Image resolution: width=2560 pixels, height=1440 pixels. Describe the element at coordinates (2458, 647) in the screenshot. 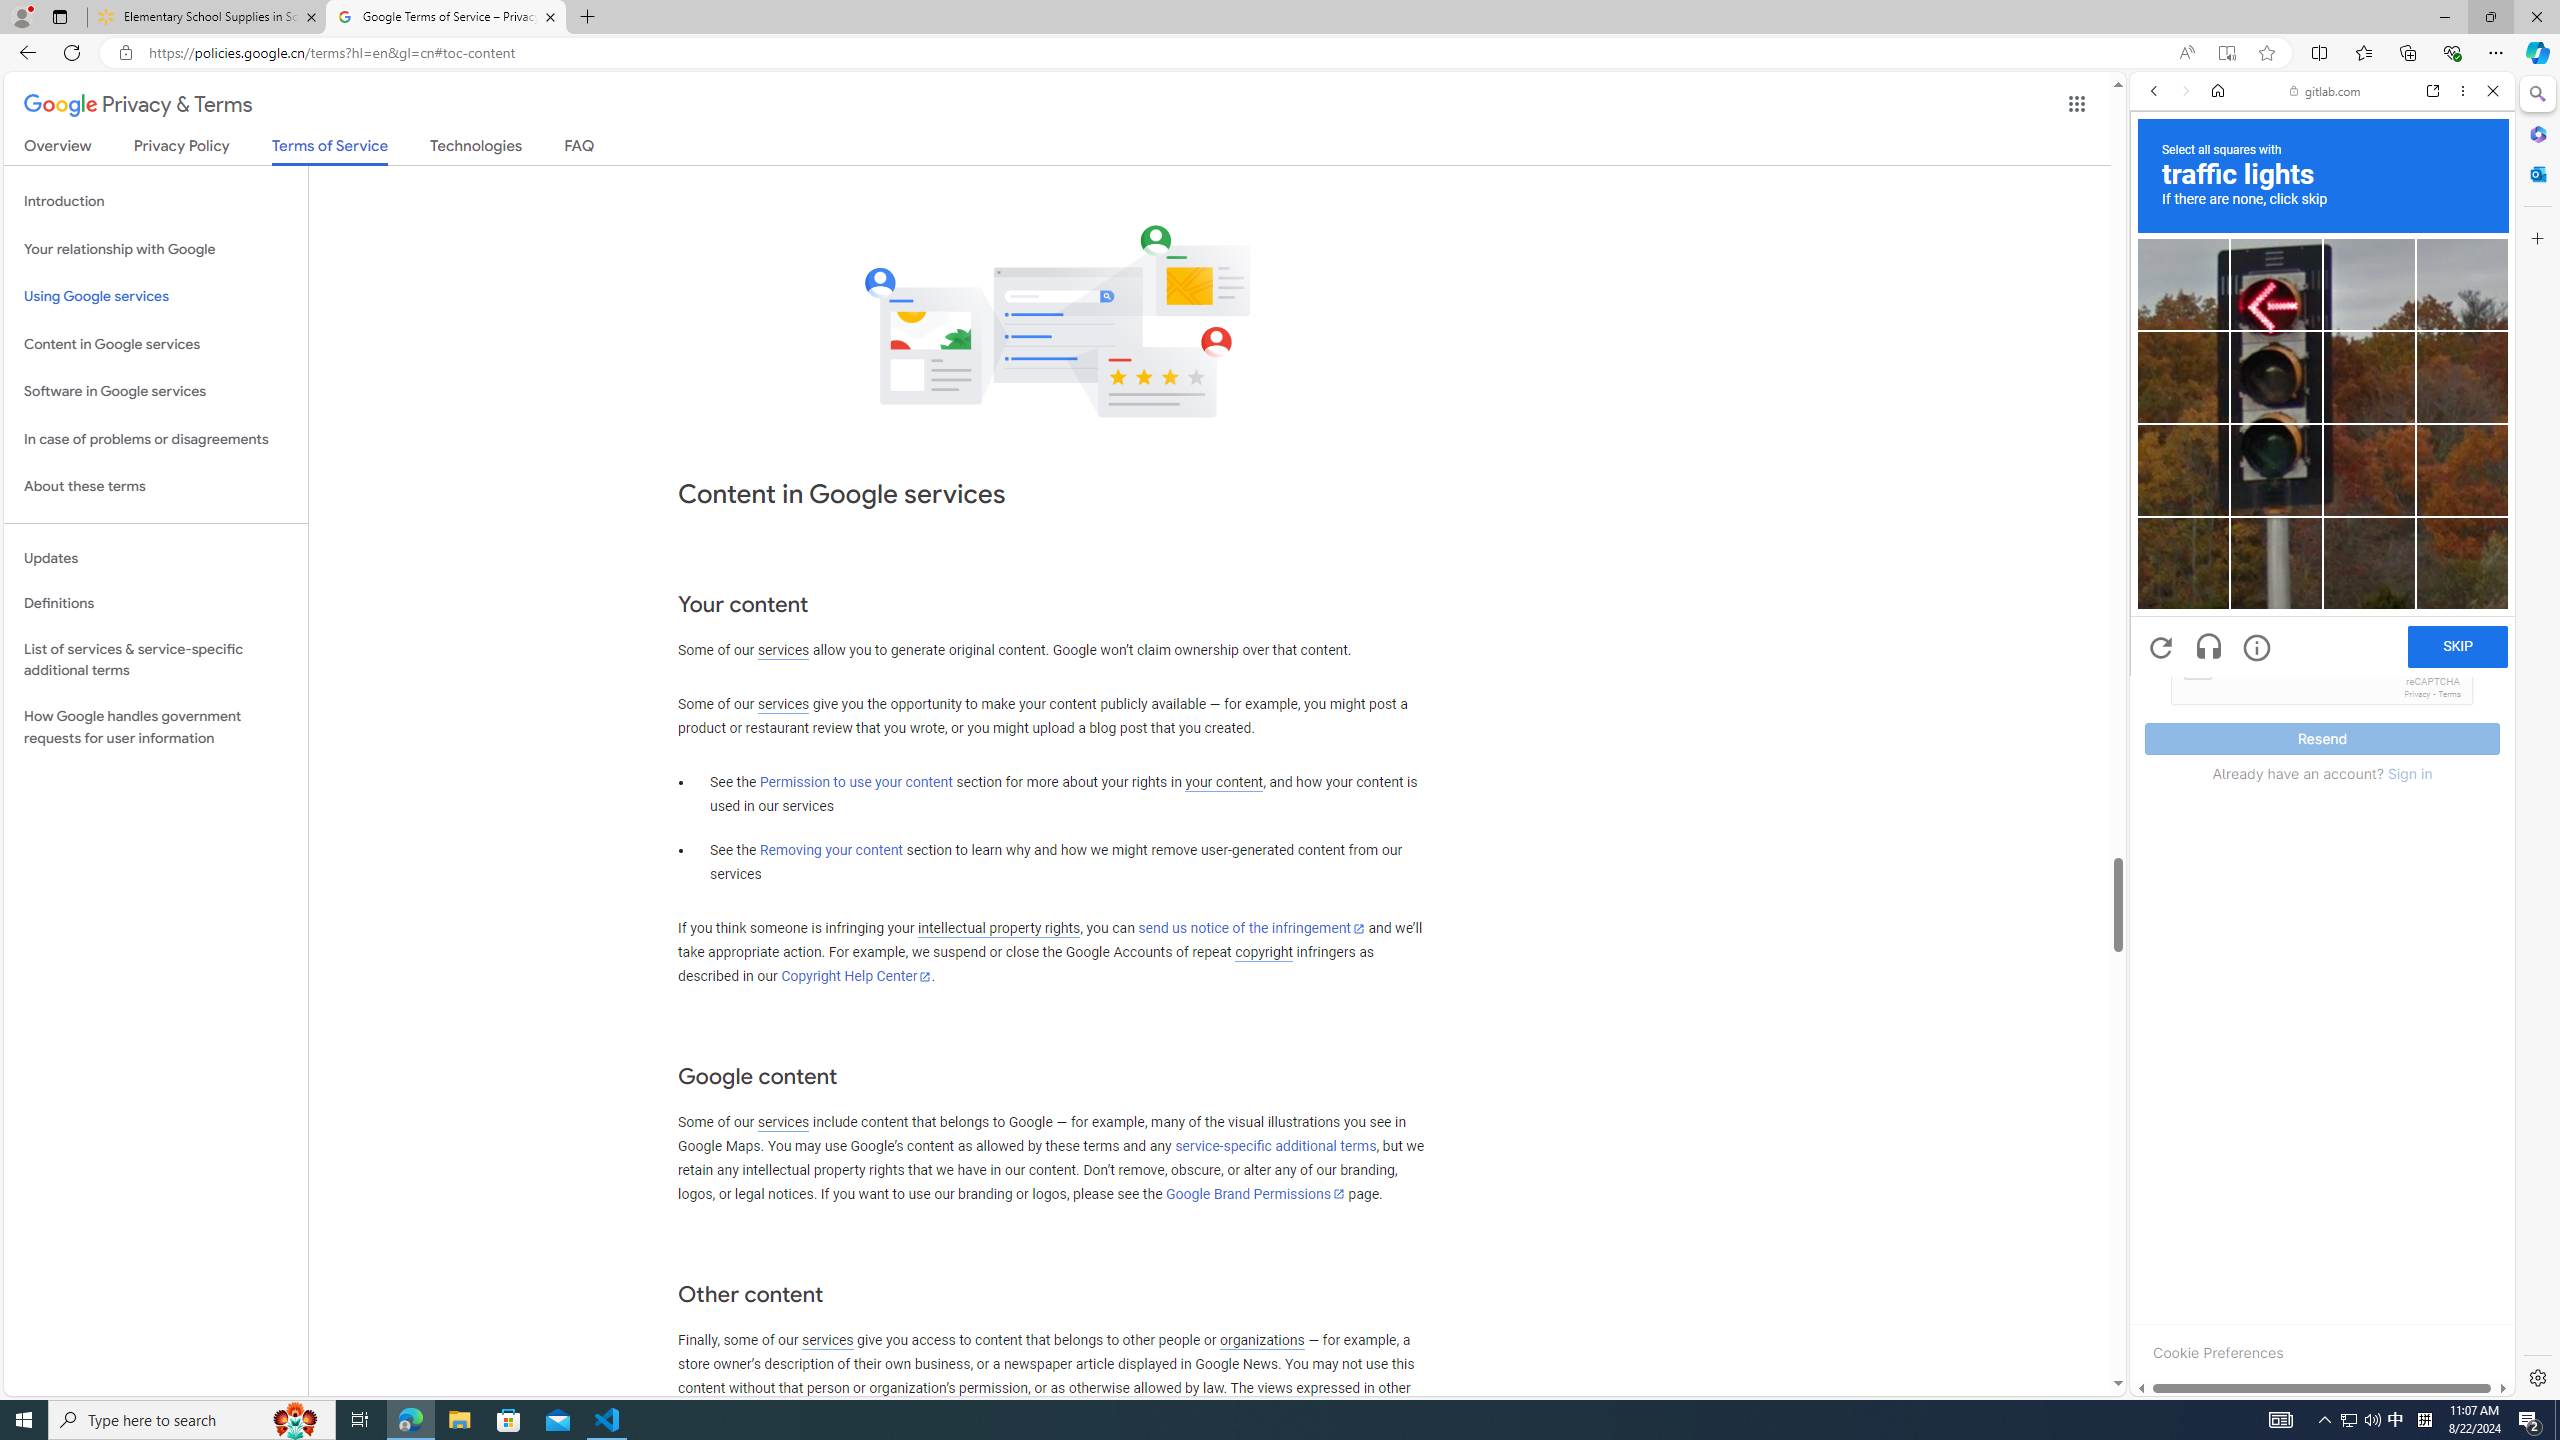

I see `'SKIP'` at that location.